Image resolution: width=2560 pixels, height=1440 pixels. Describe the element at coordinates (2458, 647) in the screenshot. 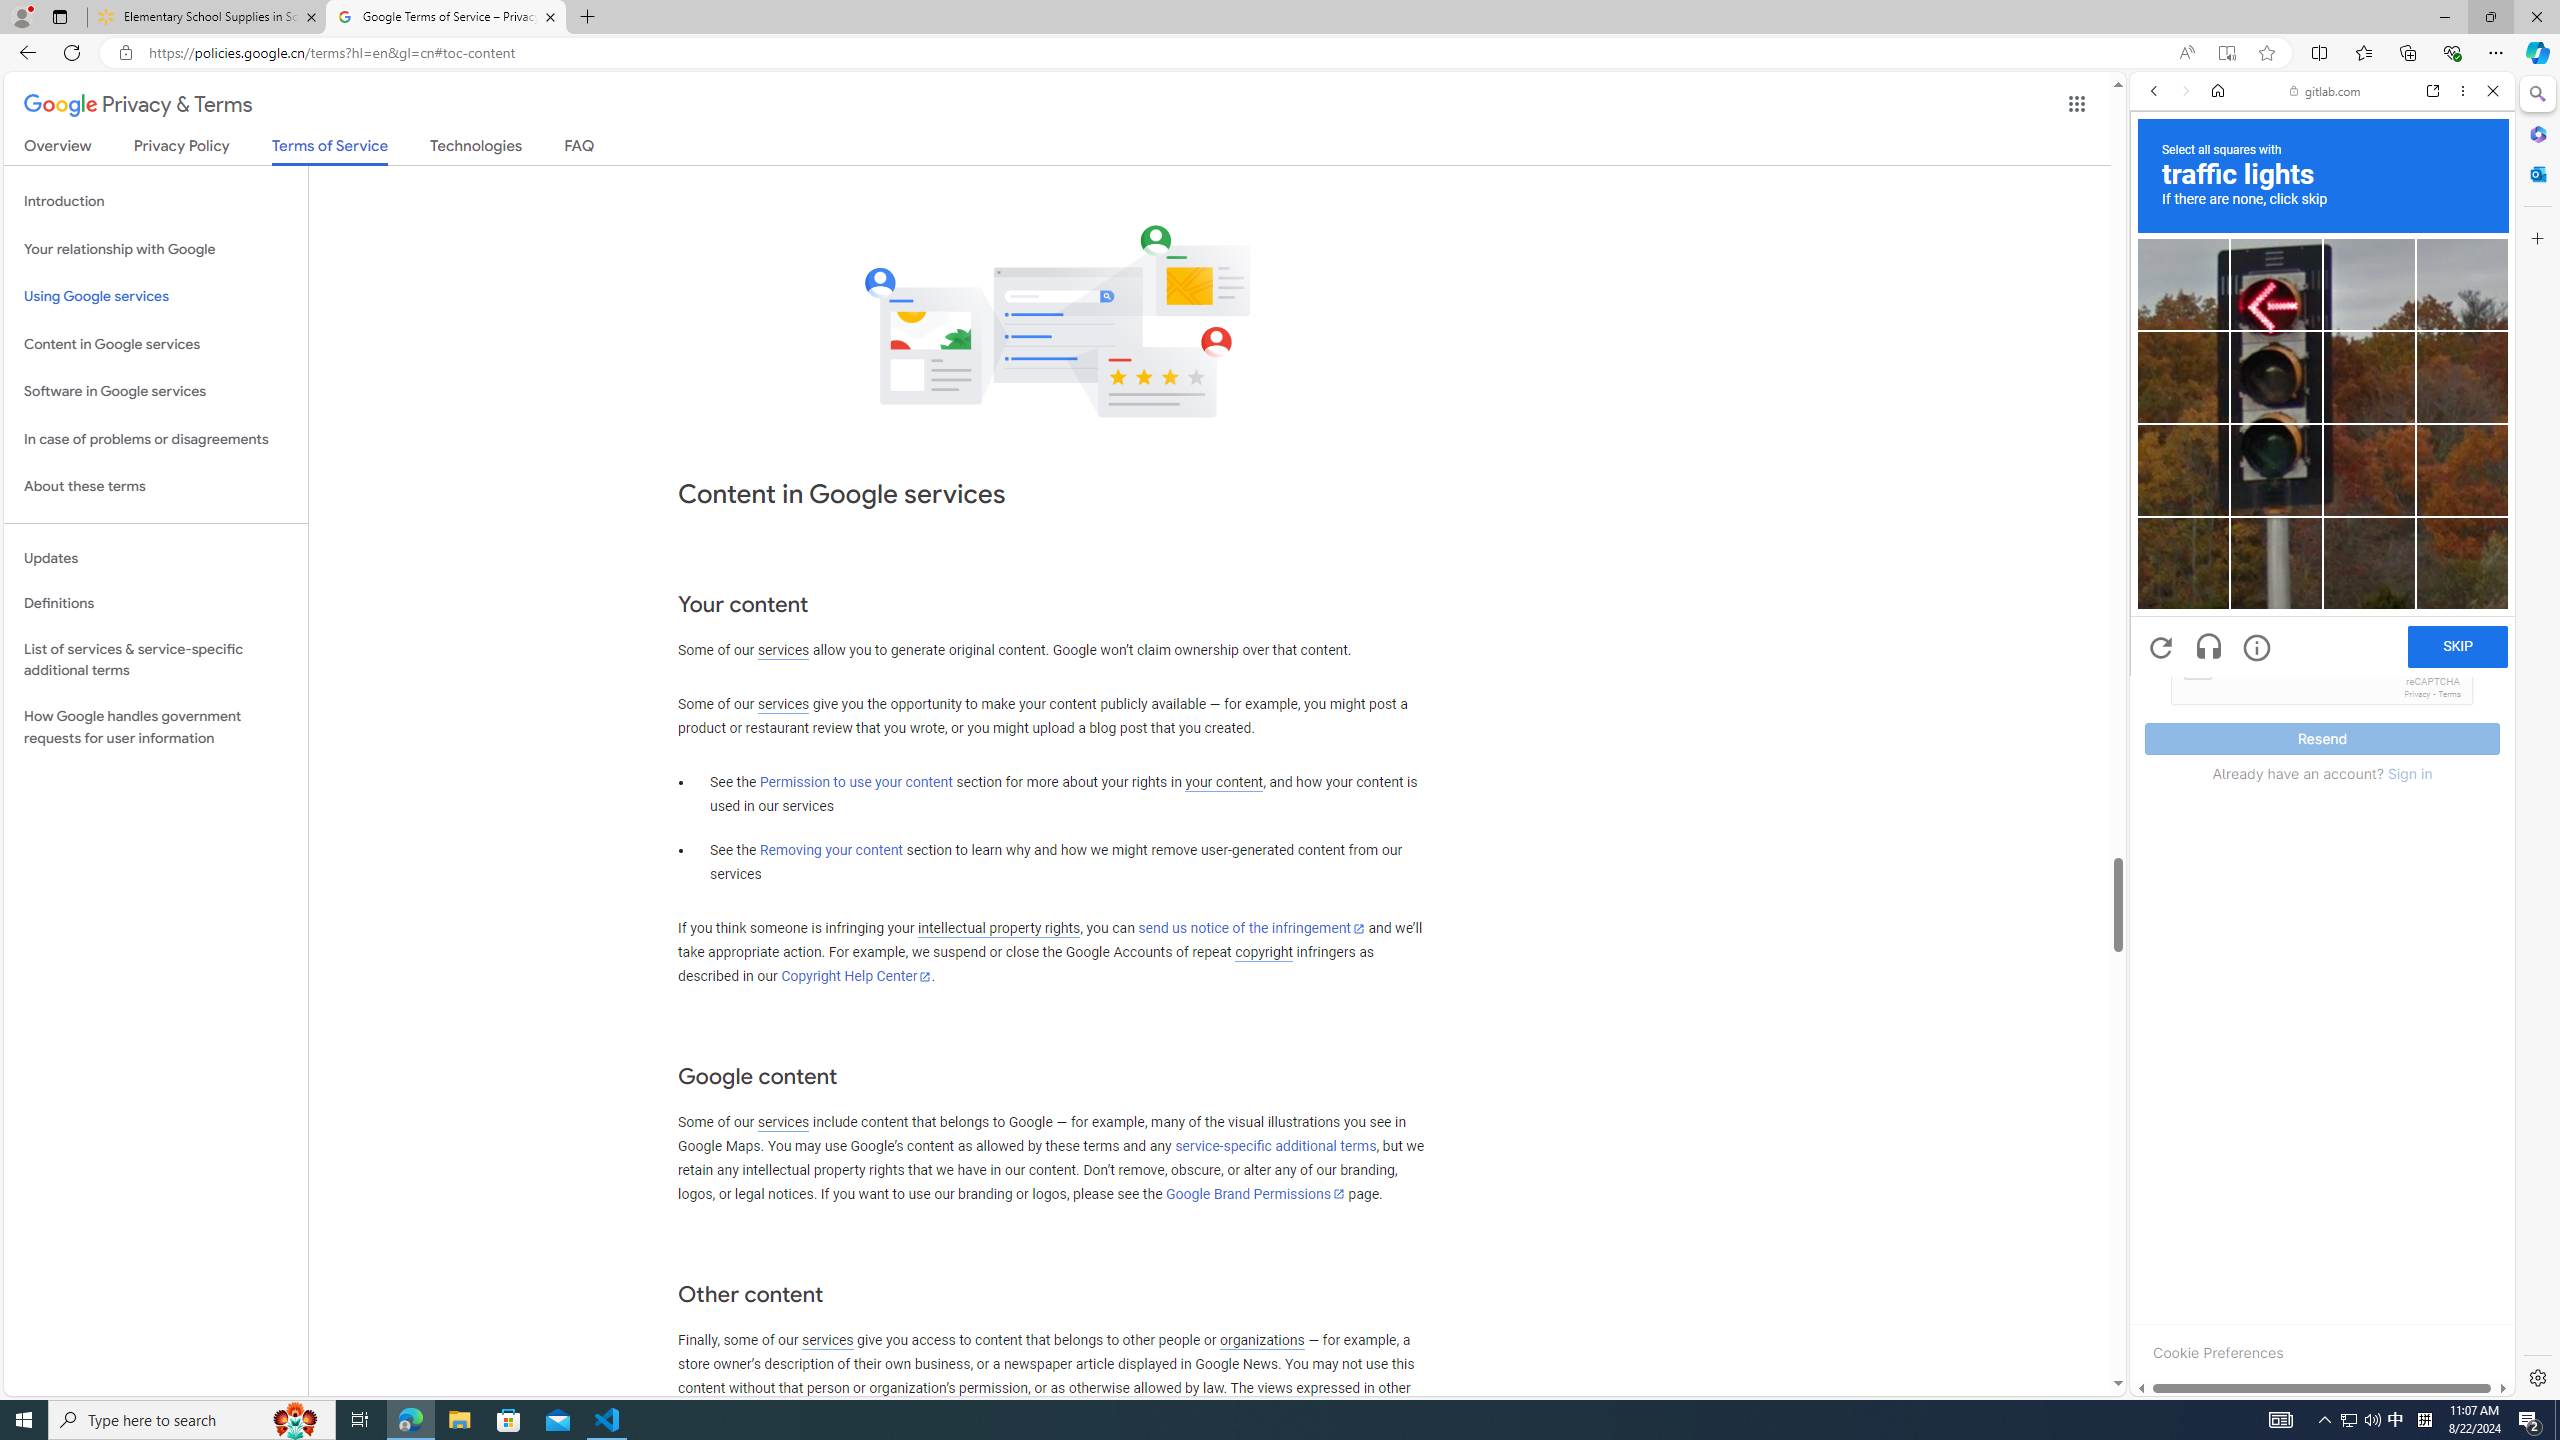

I see `'SKIP'` at that location.